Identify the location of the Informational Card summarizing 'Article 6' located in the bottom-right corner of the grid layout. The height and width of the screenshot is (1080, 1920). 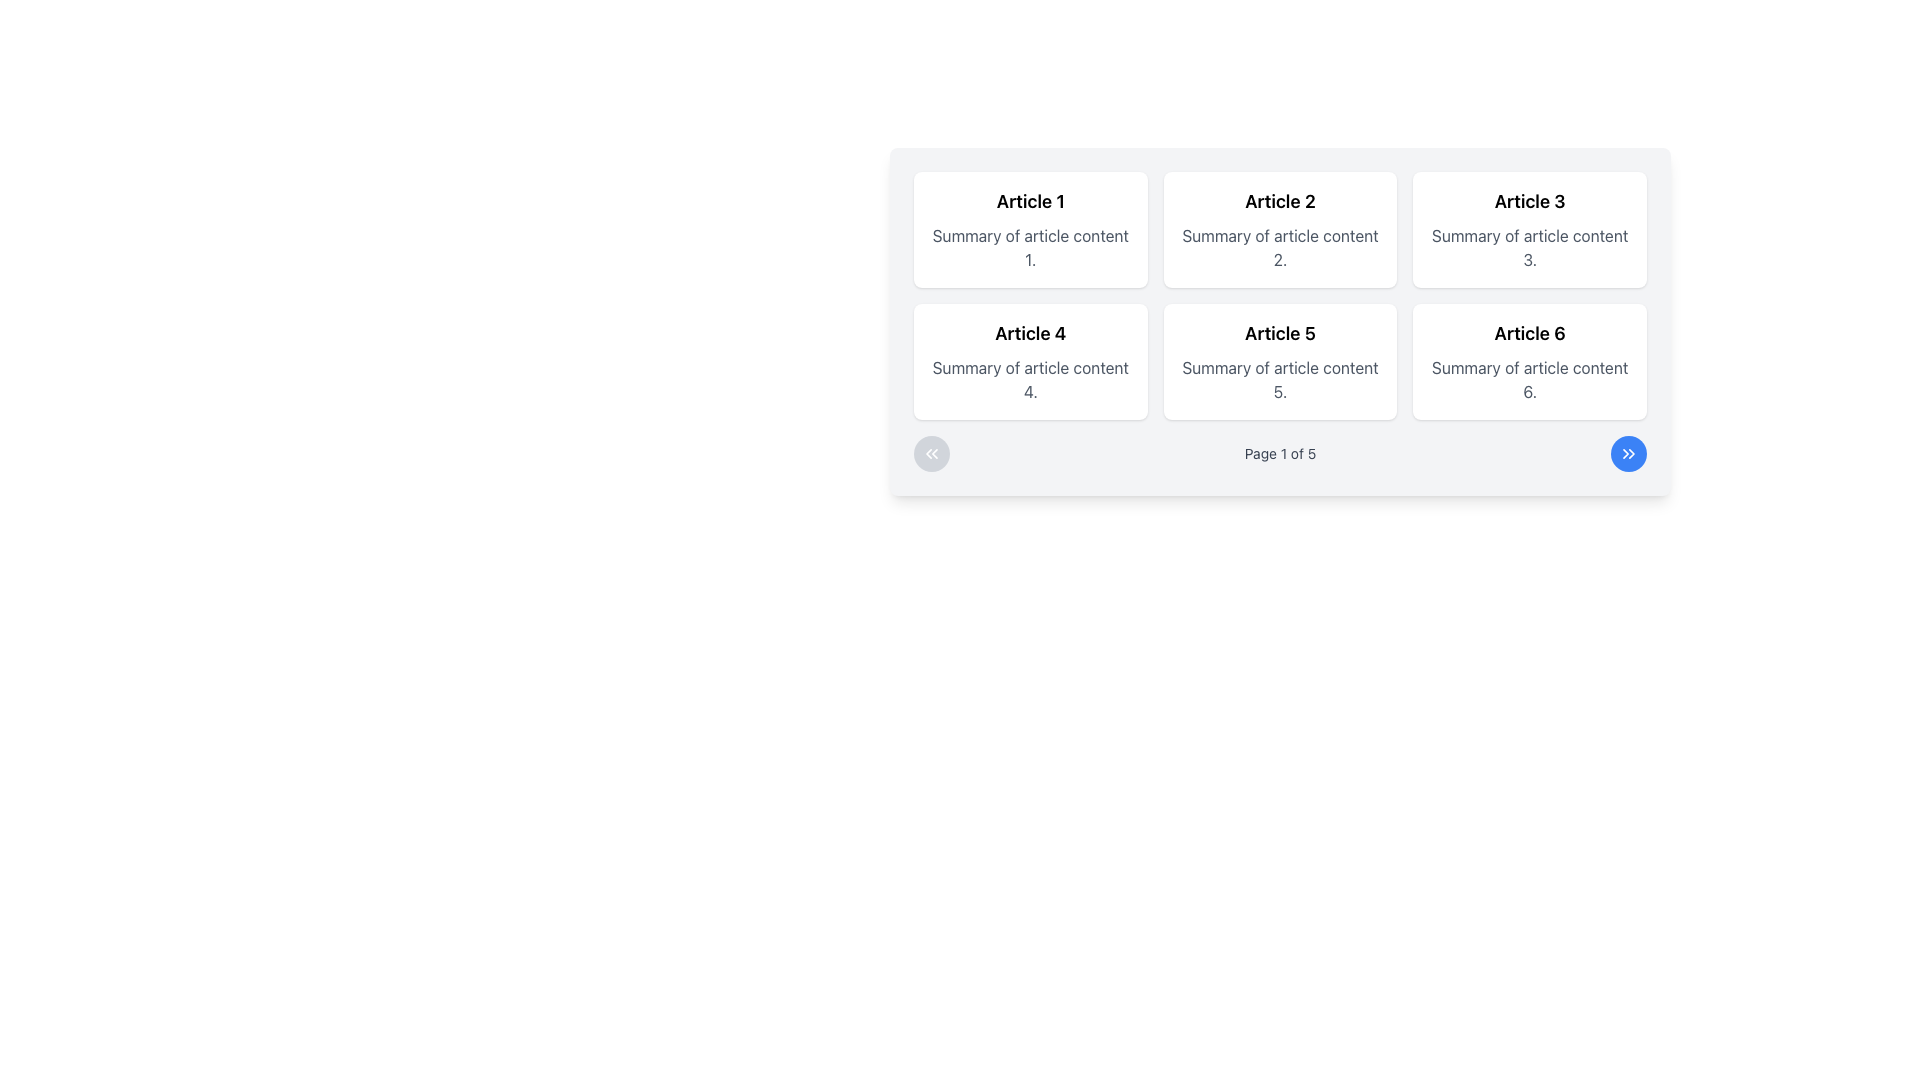
(1529, 362).